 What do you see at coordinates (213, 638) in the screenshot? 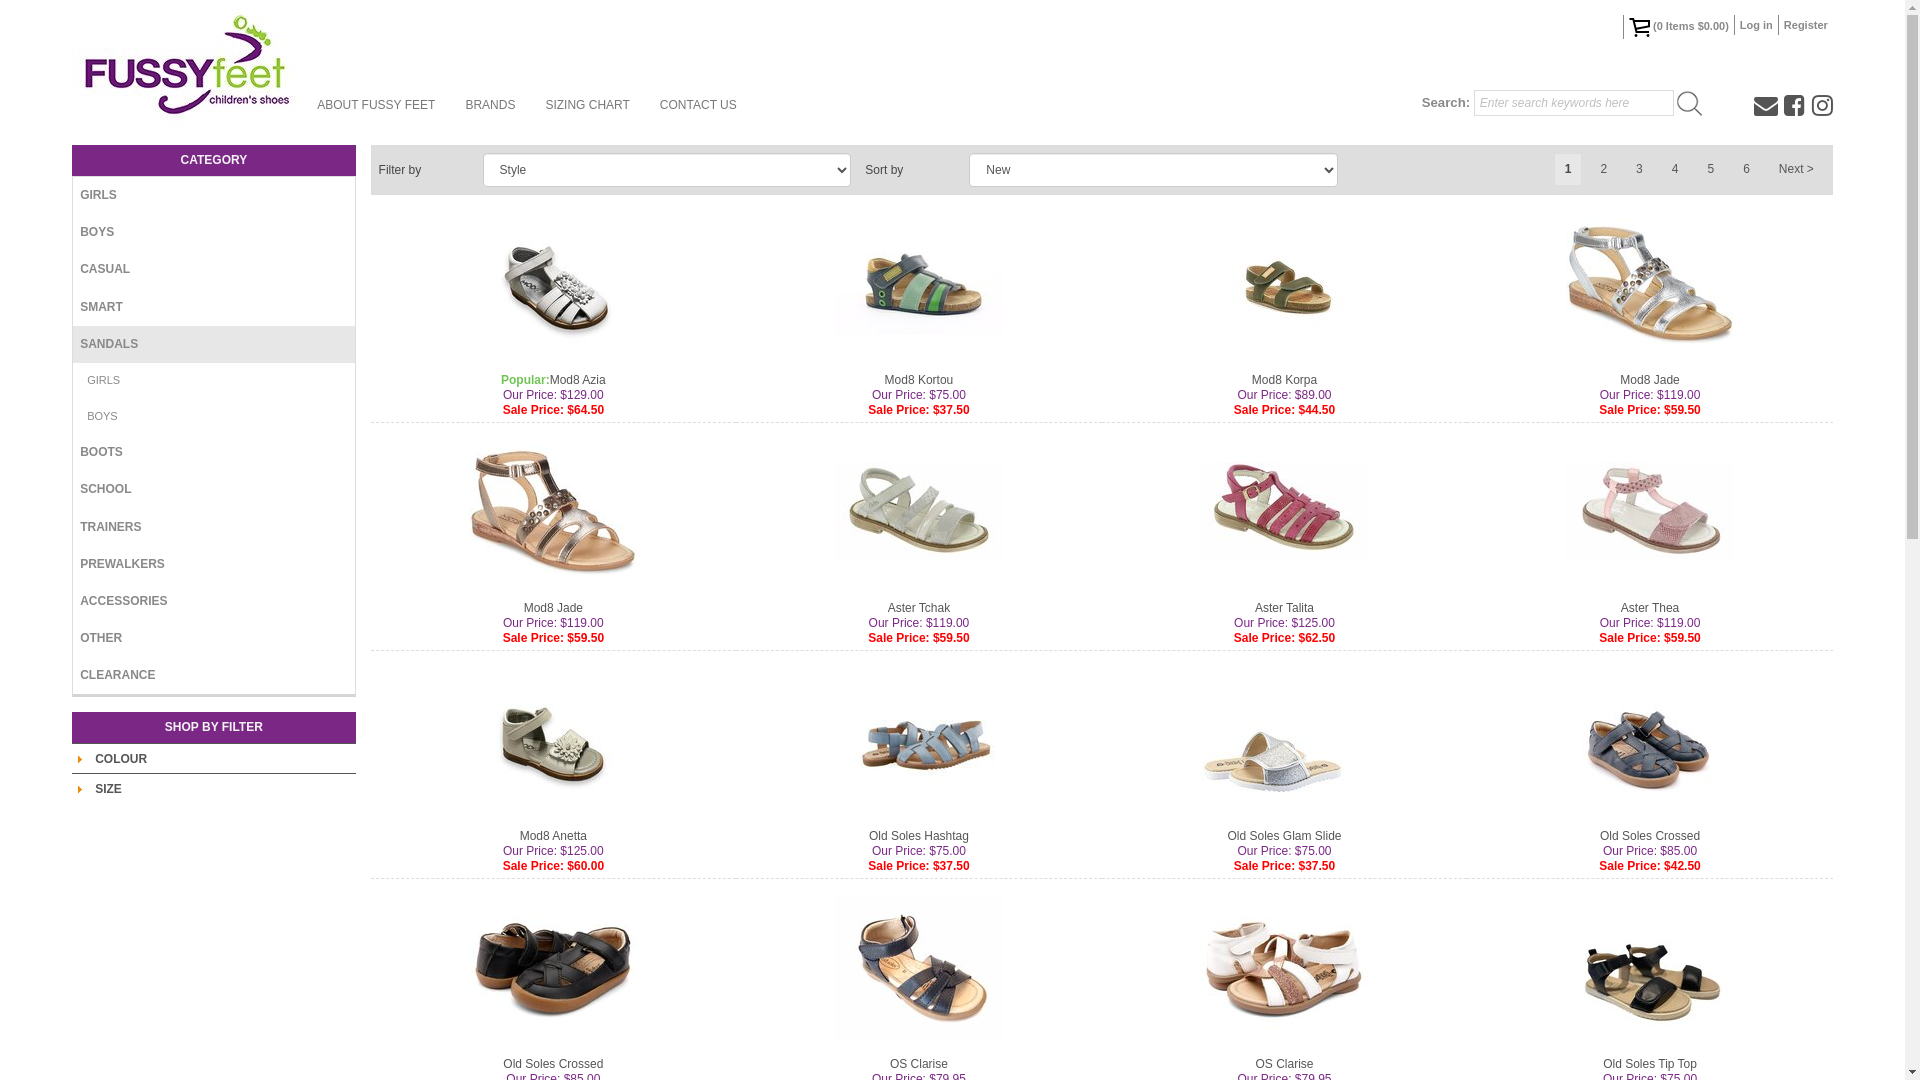
I see `'OTHER'` at bounding box center [213, 638].